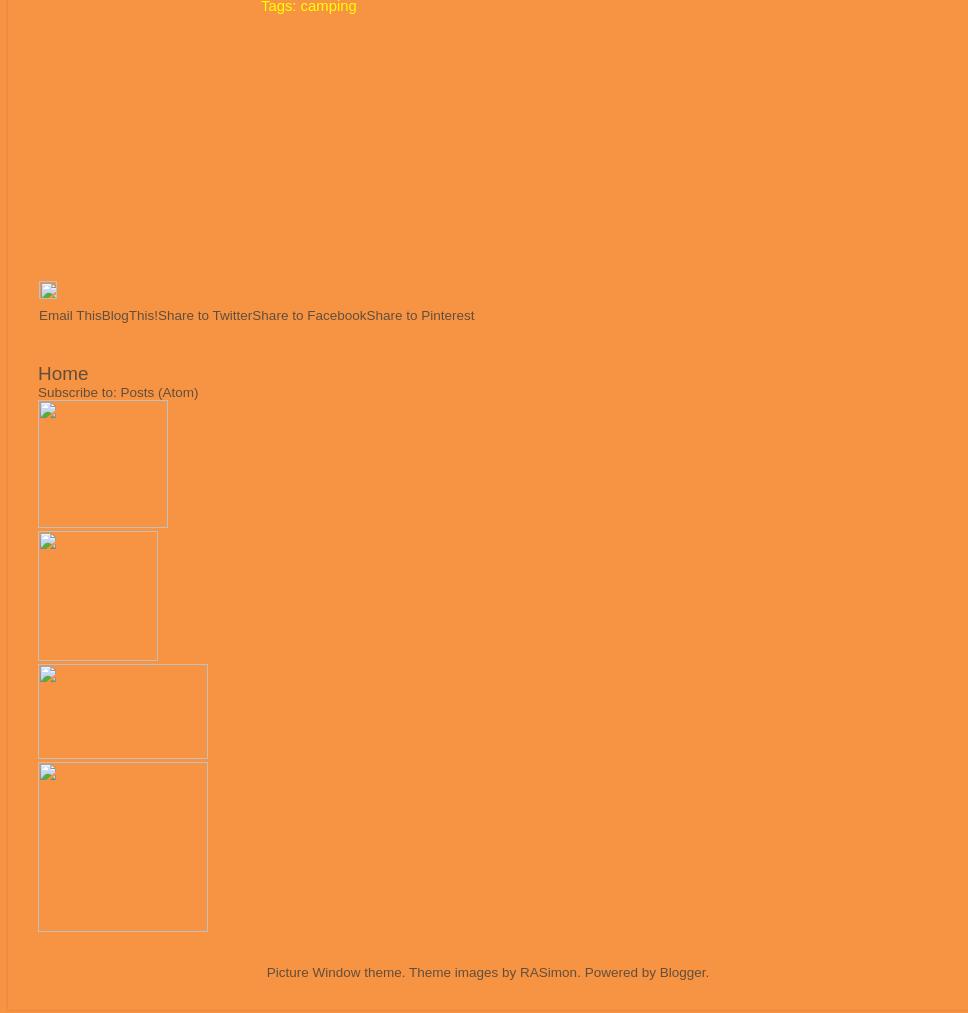  I want to click on 'Blogger', so click(681, 972).